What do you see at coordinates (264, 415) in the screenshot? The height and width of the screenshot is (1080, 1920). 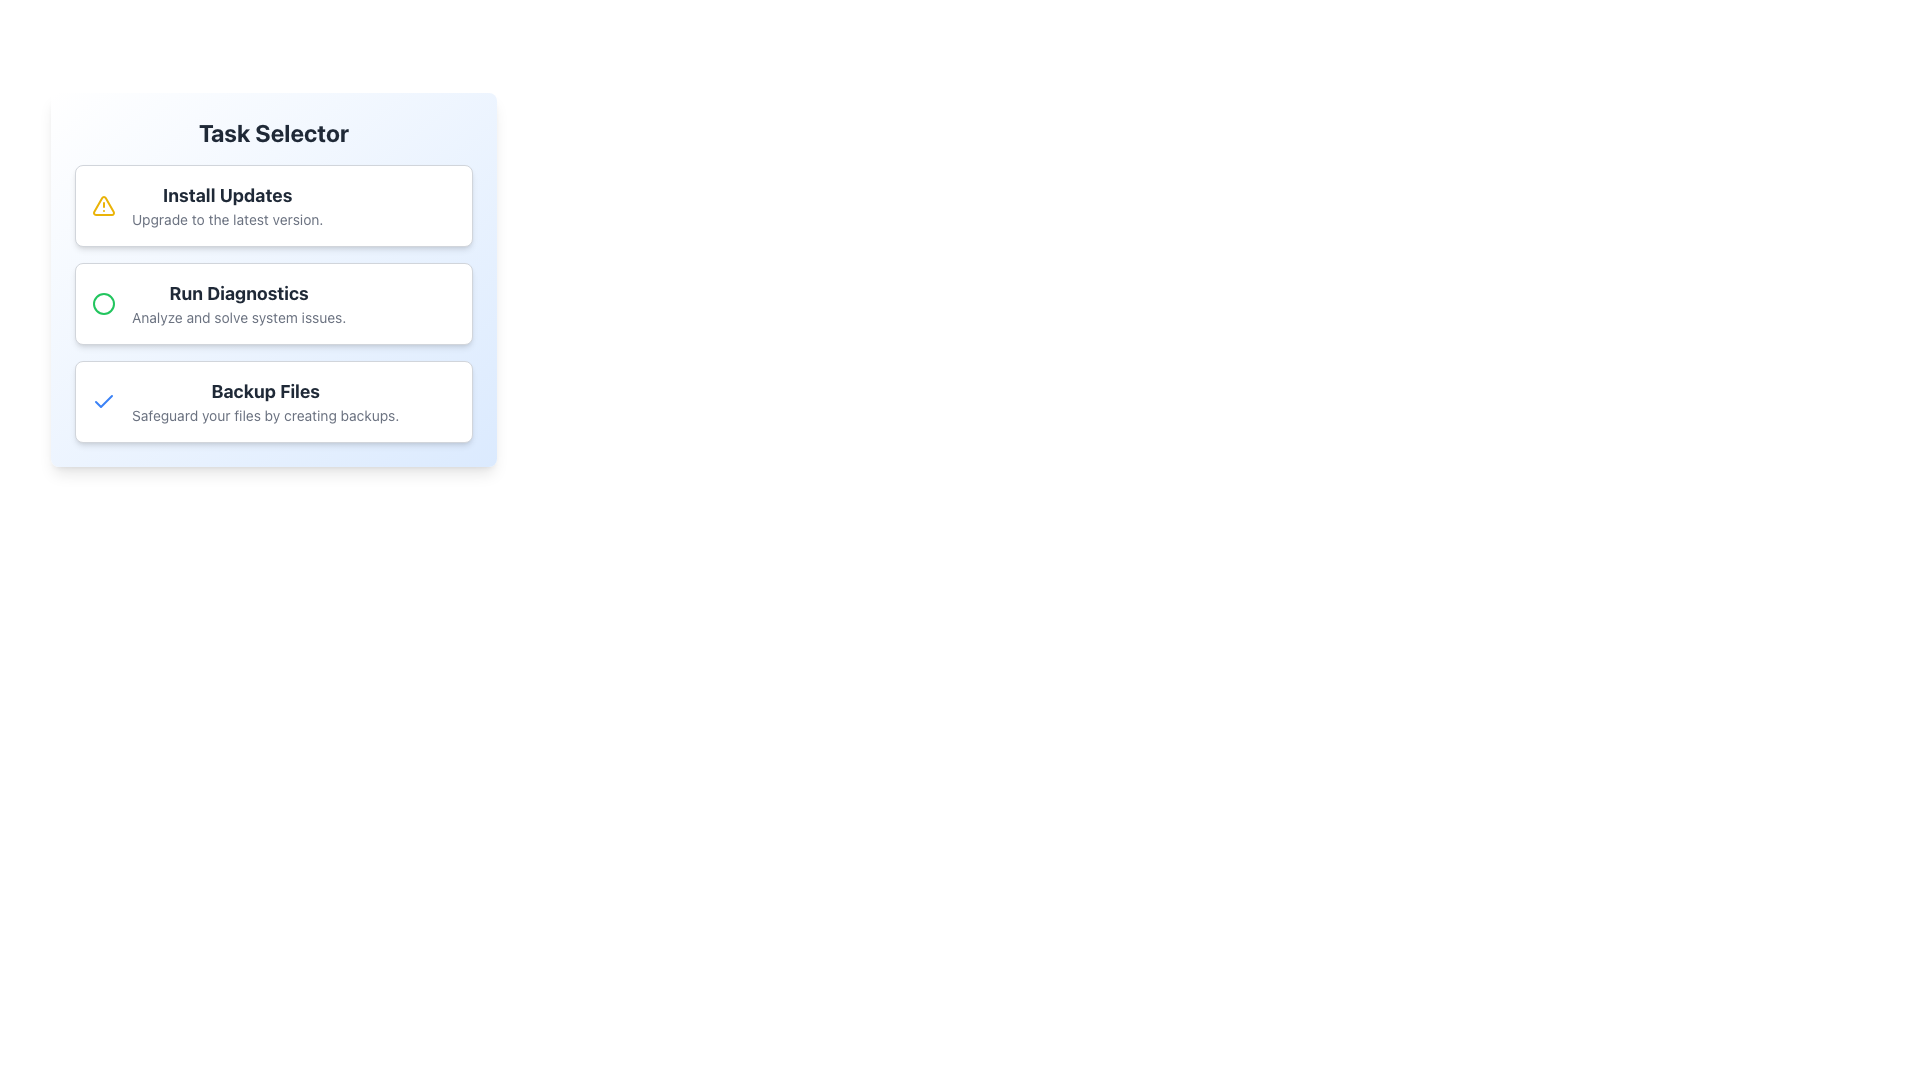 I see `the text element that reads 'Safeguard your files by creating backups.', which is styled in a smaller gray font and positioned below the header 'Backup Files' in the Task Selector section` at bounding box center [264, 415].